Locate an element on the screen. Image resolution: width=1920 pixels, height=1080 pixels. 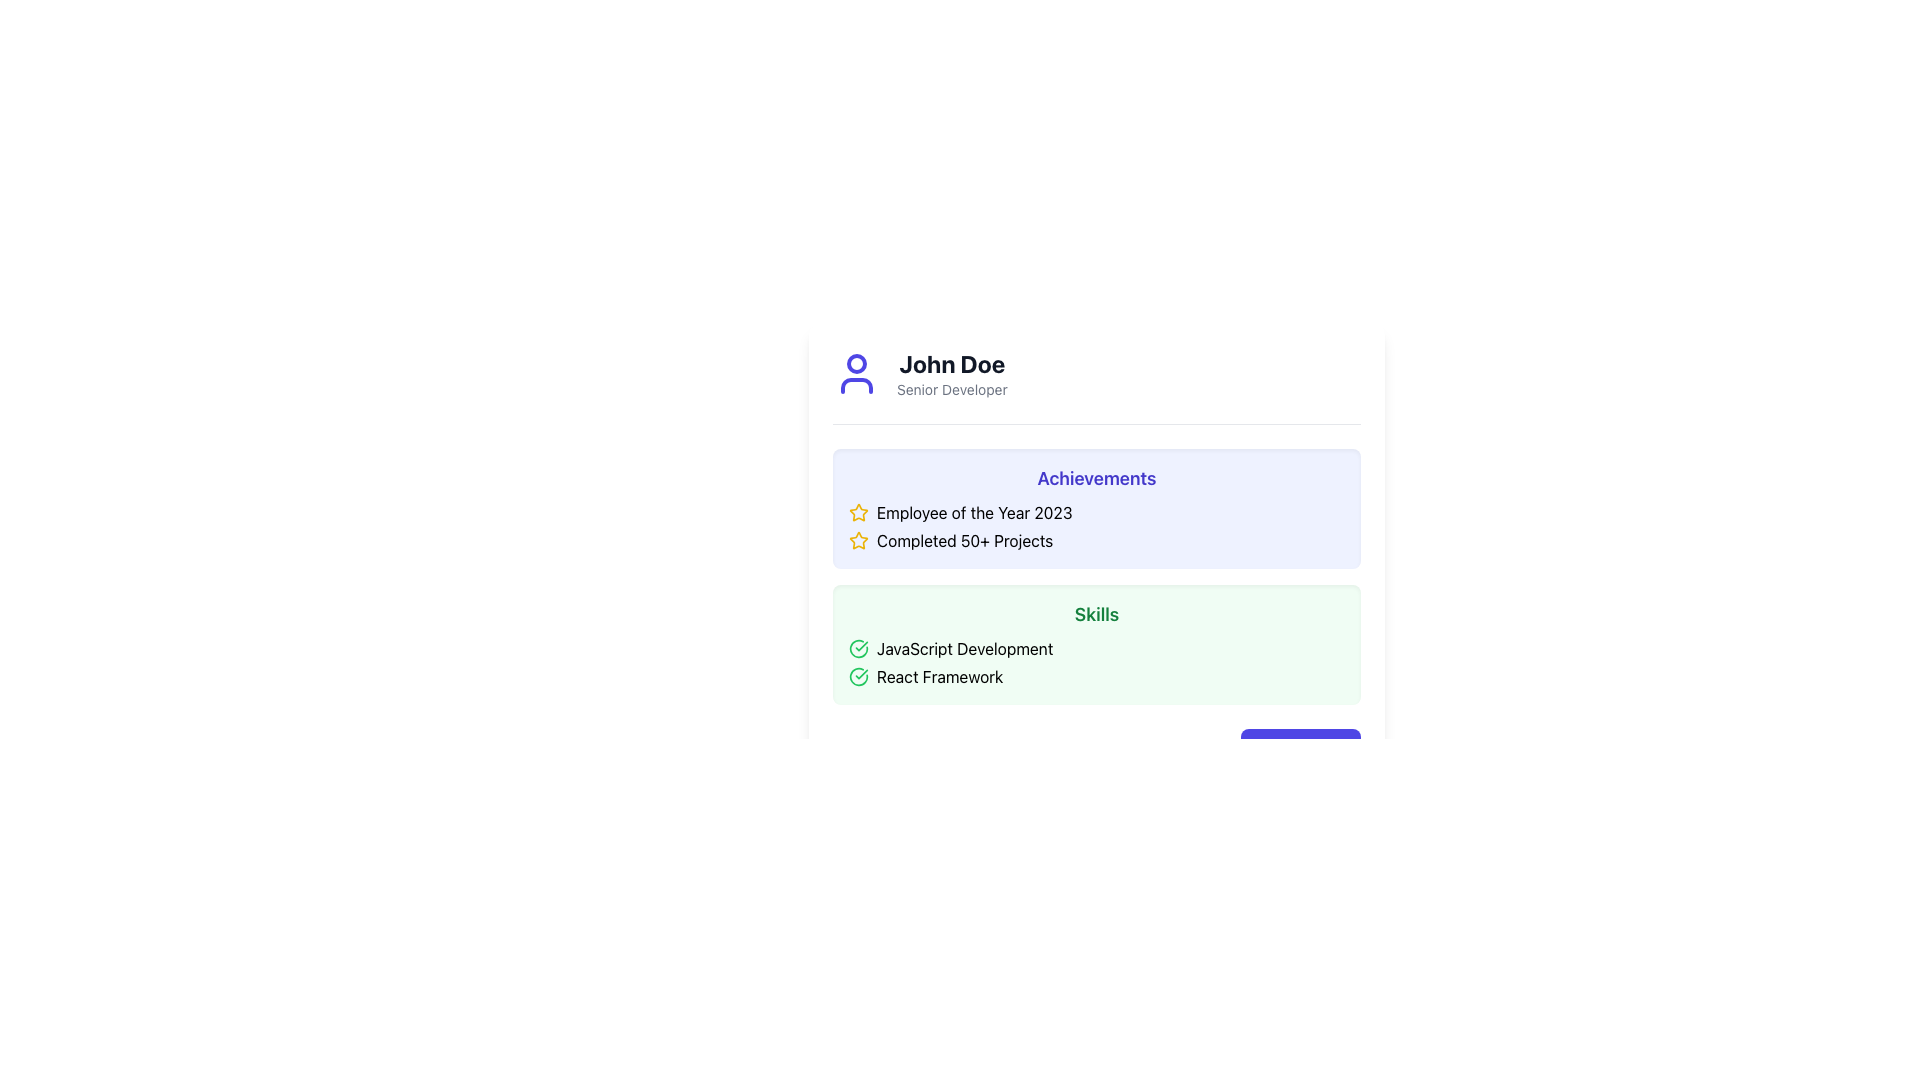
the Text Display element that contains the name 'John Doe' and the title 'Senior Developer', which is styled in bold and smaller text respectively, located on a white background in the upper left section of the page is located at coordinates (951, 374).